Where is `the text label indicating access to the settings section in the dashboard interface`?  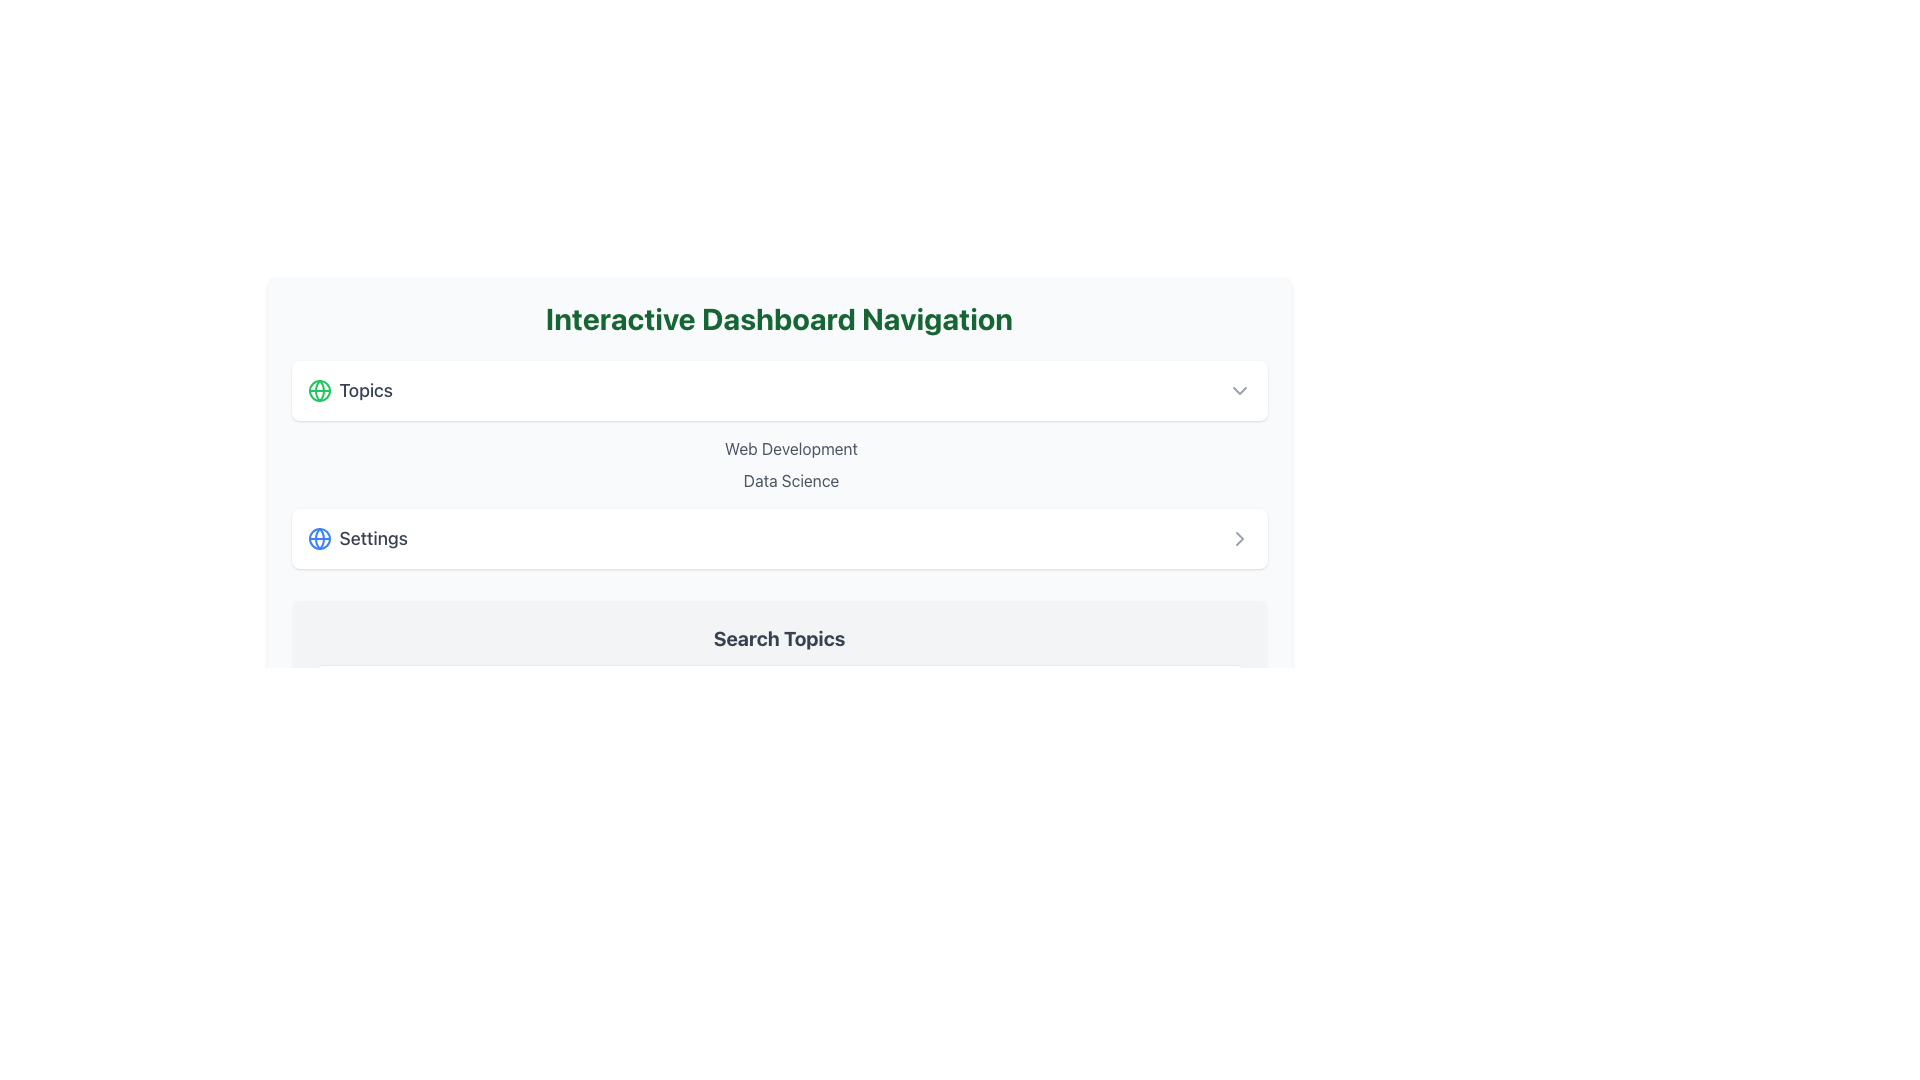 the text label indicating access to the settings section in the dashboard interface is located at coordinates (357, 538).